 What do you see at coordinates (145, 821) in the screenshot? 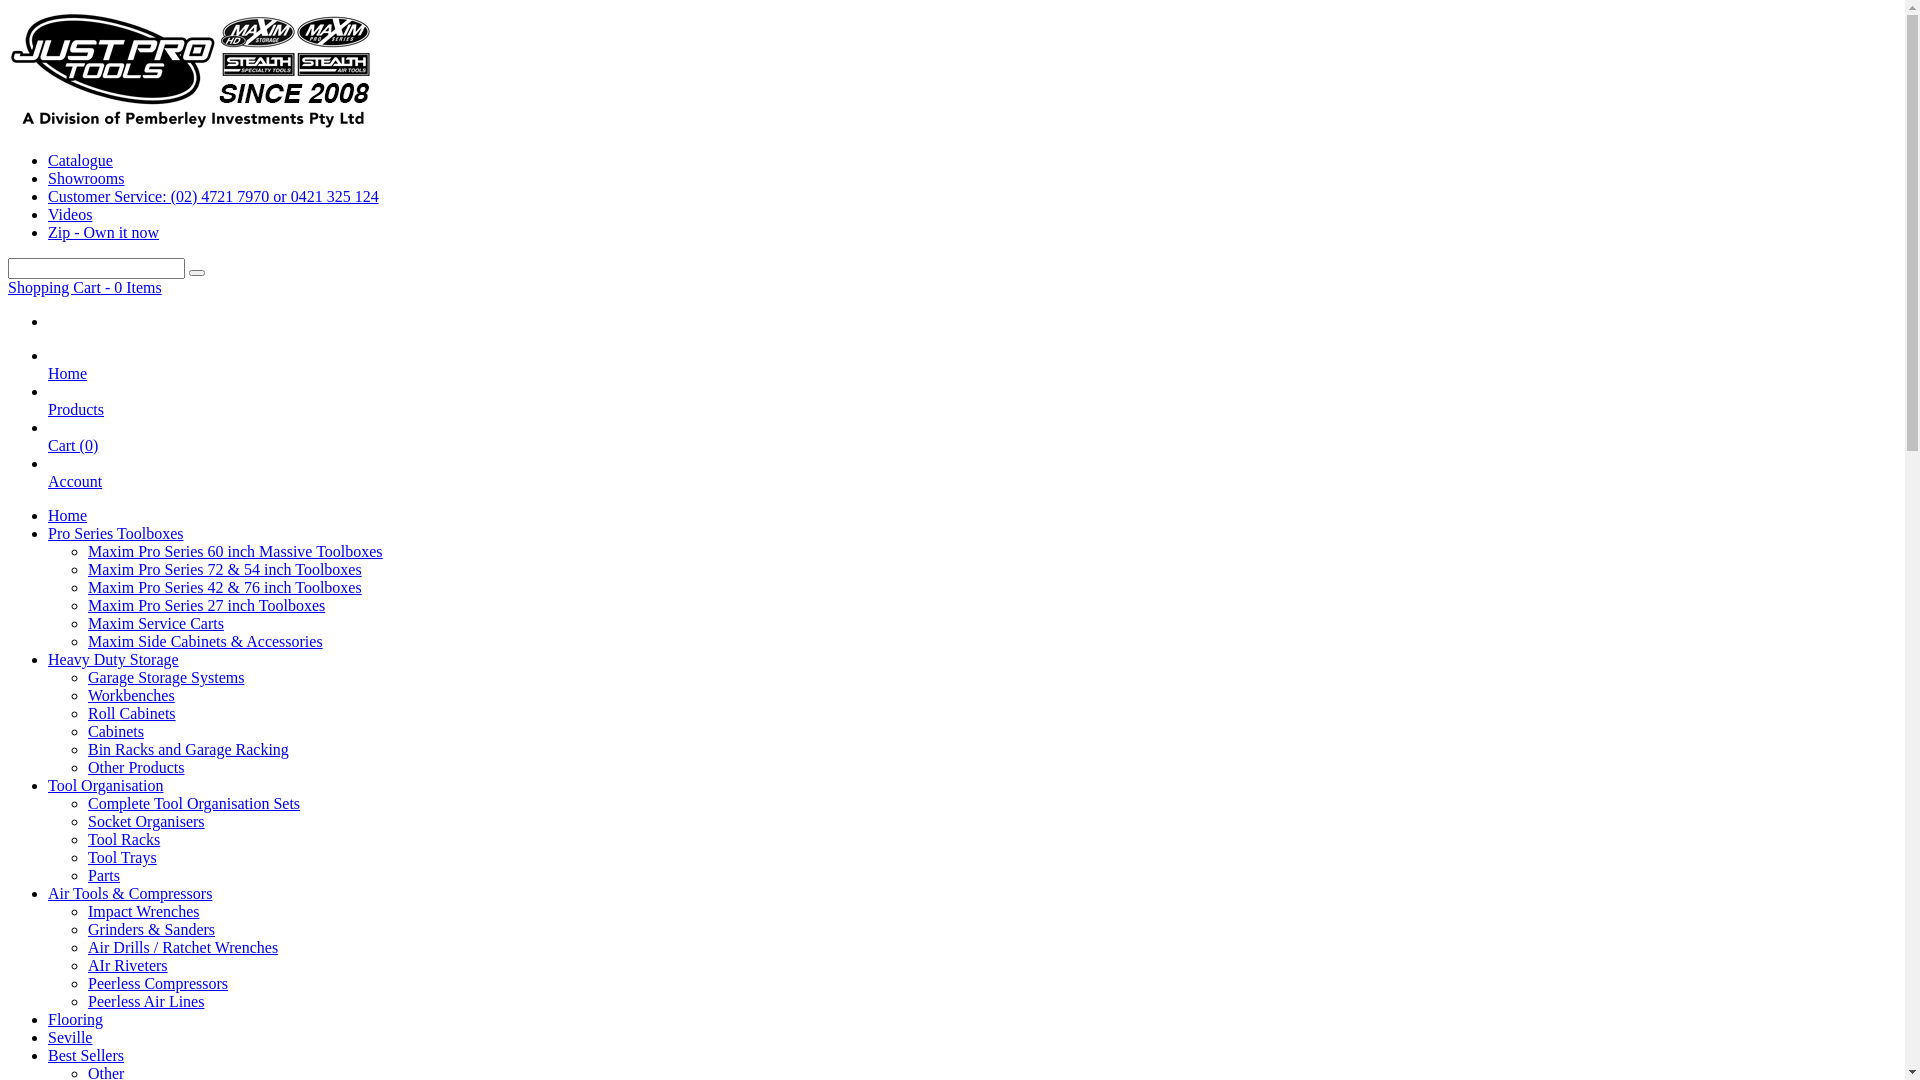
I see `'Socket Organisers'` at bounding box center [145, 821].